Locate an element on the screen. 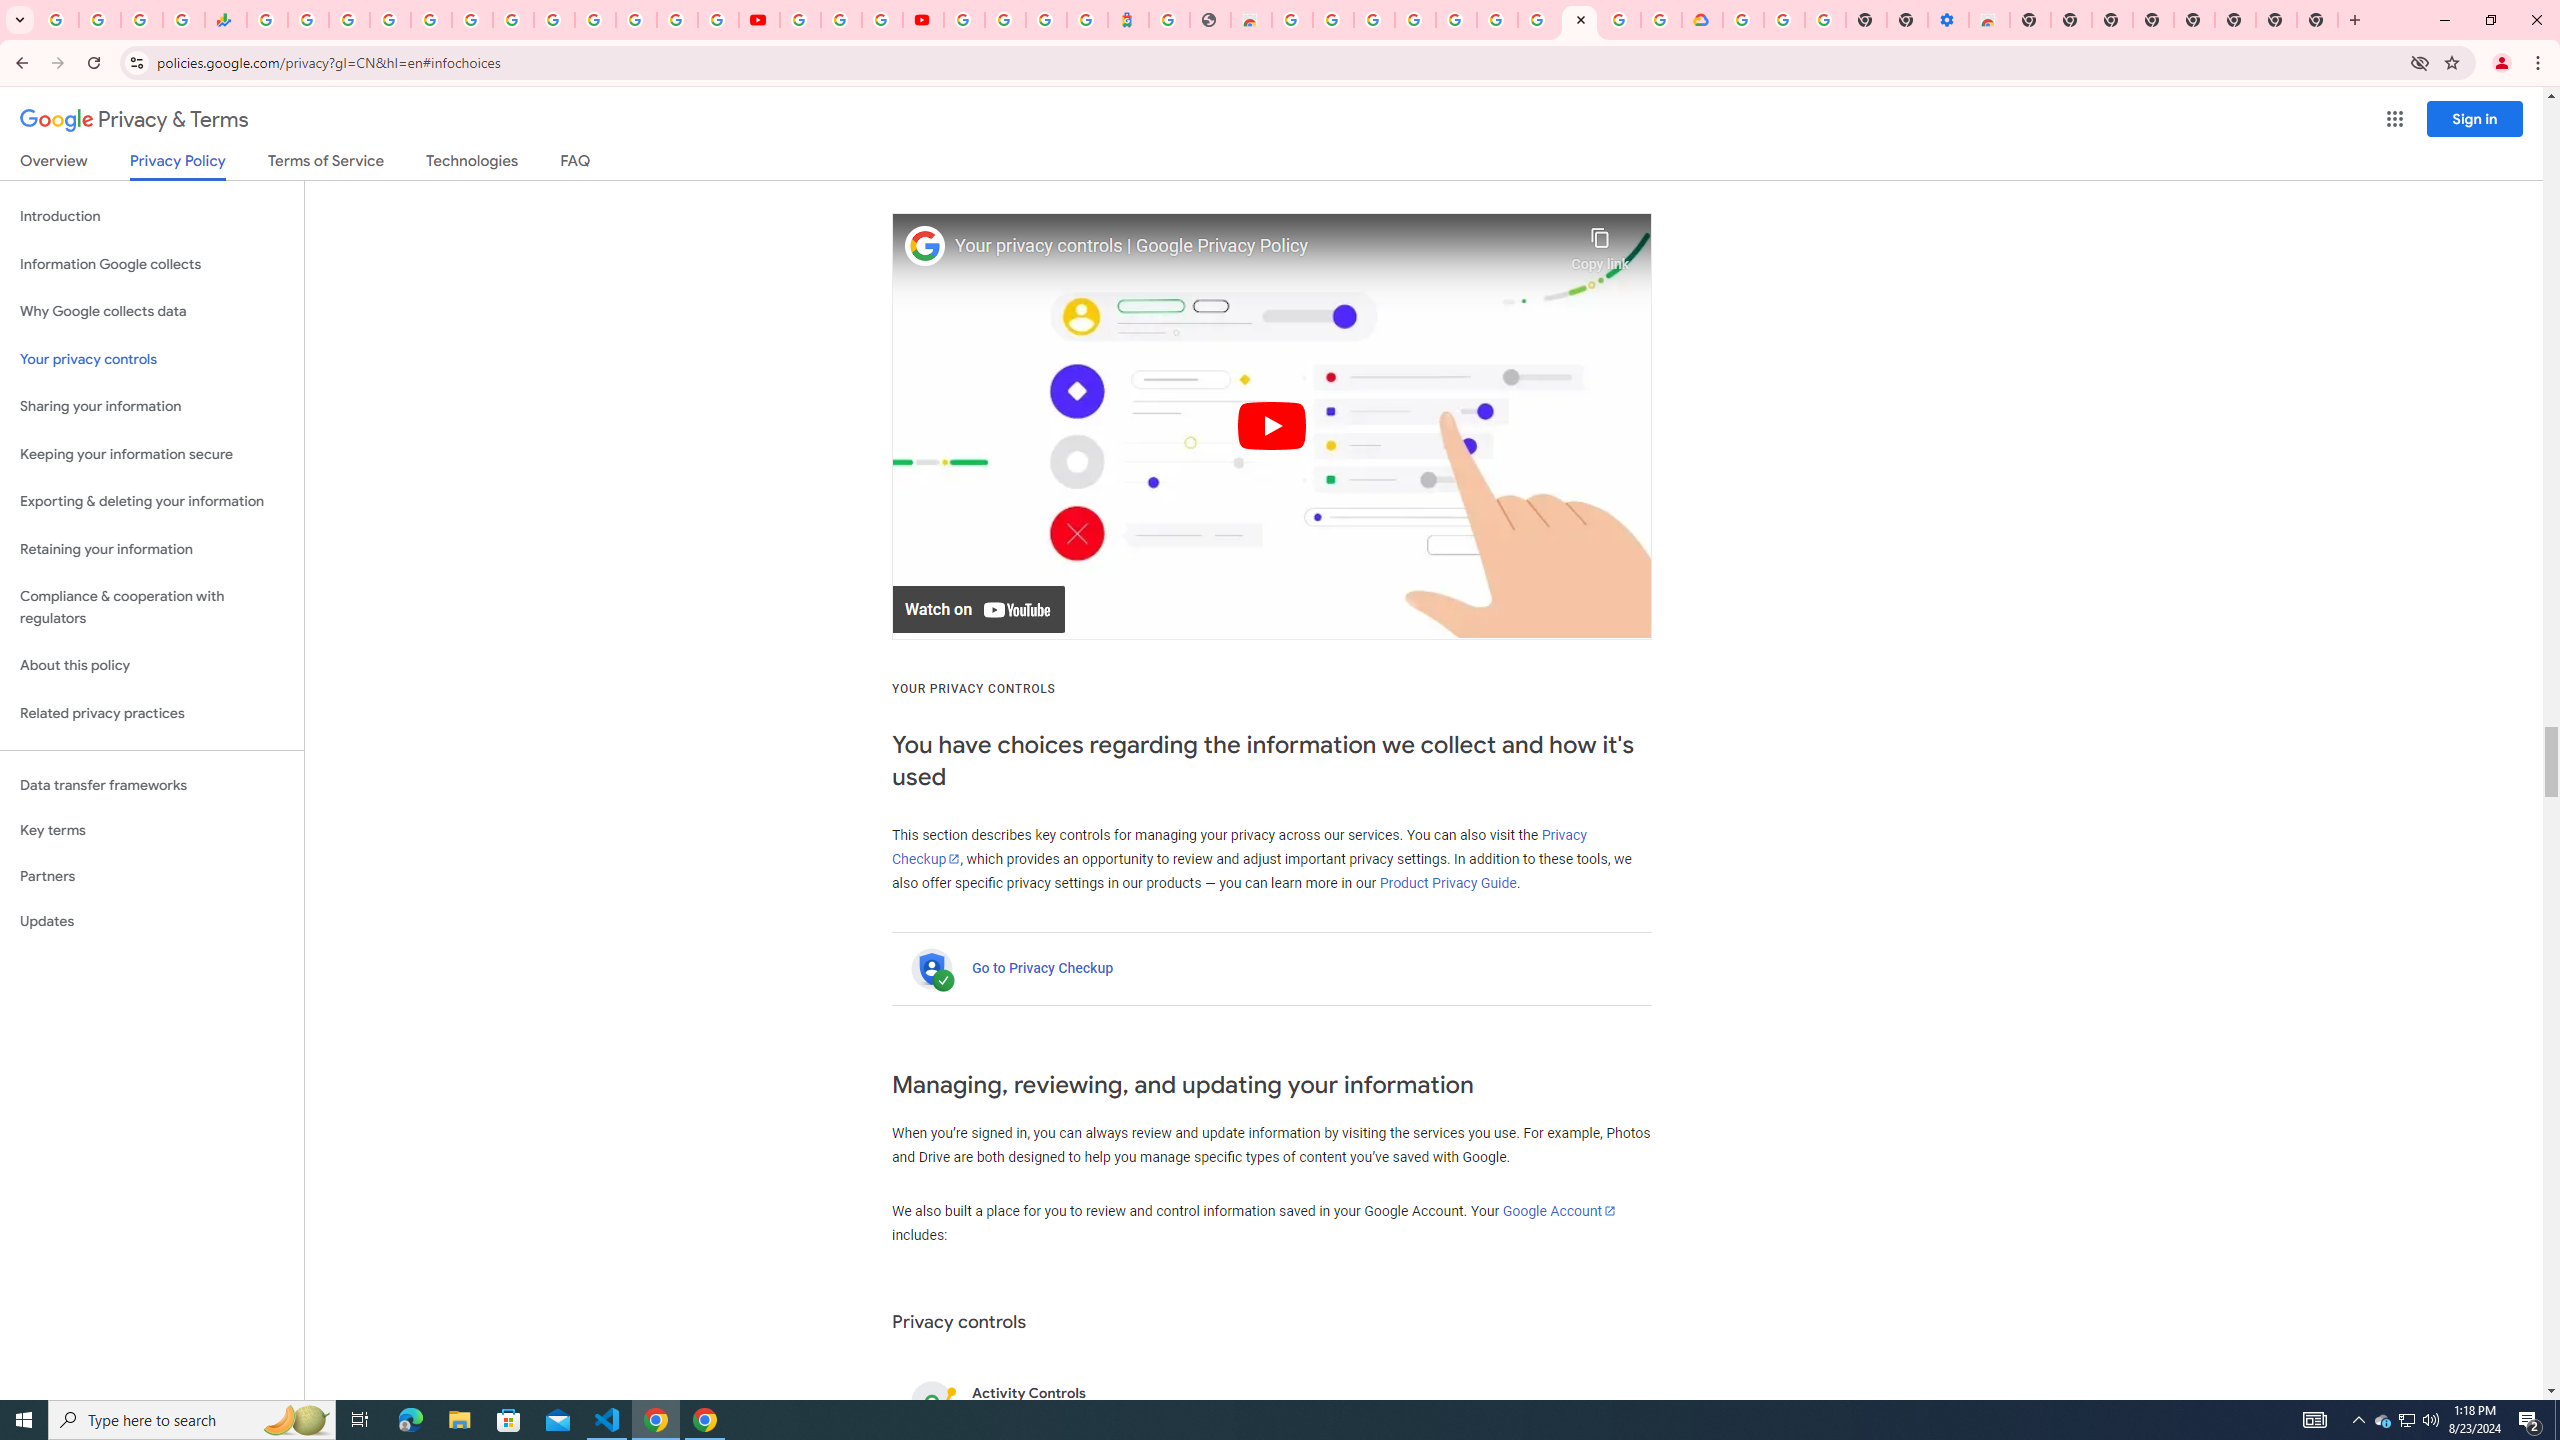 This screenshot has height=1440, width=2560. 'Privacy Checkup' is located at coordinates (1239, 846).